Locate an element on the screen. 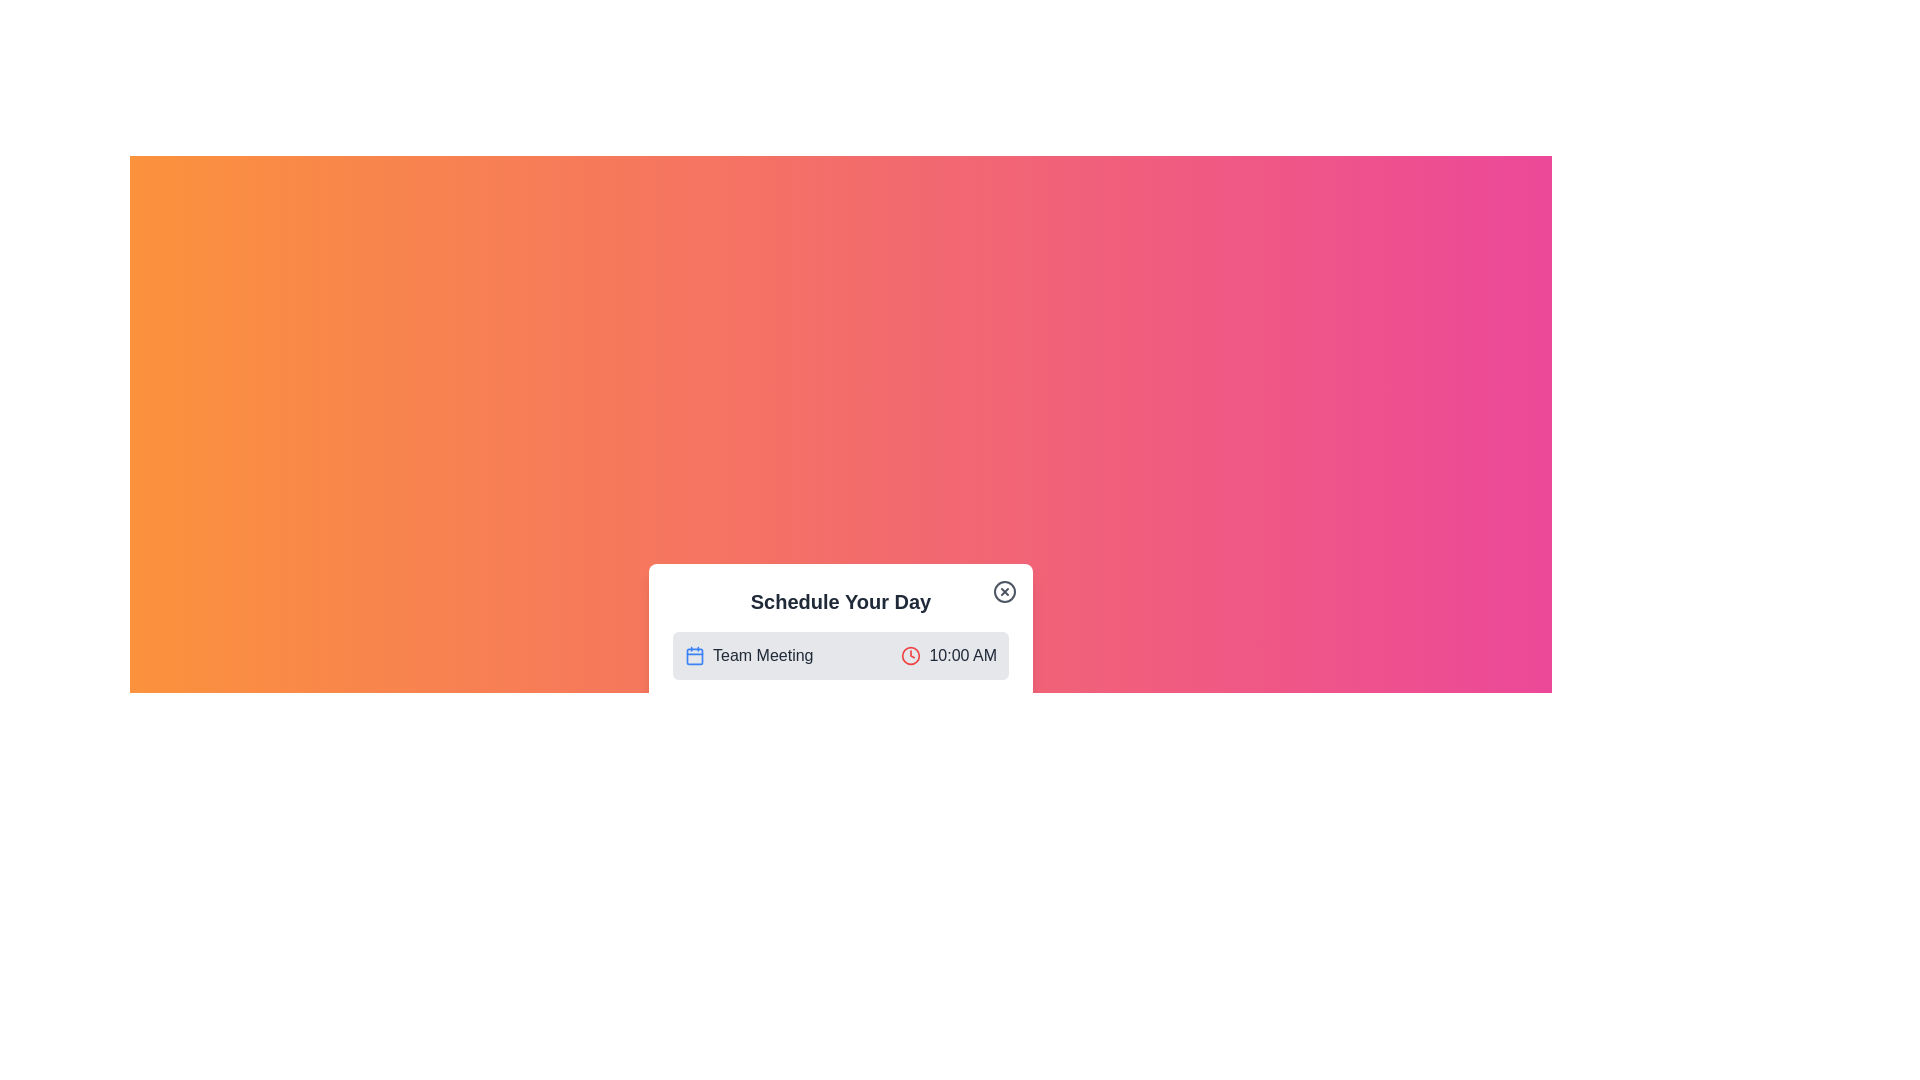 Image resolution: width=1920 pixels, height=1080 pixels. the calendar icon which is light blue and positioned to the left of the text 'Team Meeting' within the modal component is located at coordinates (695, 655).